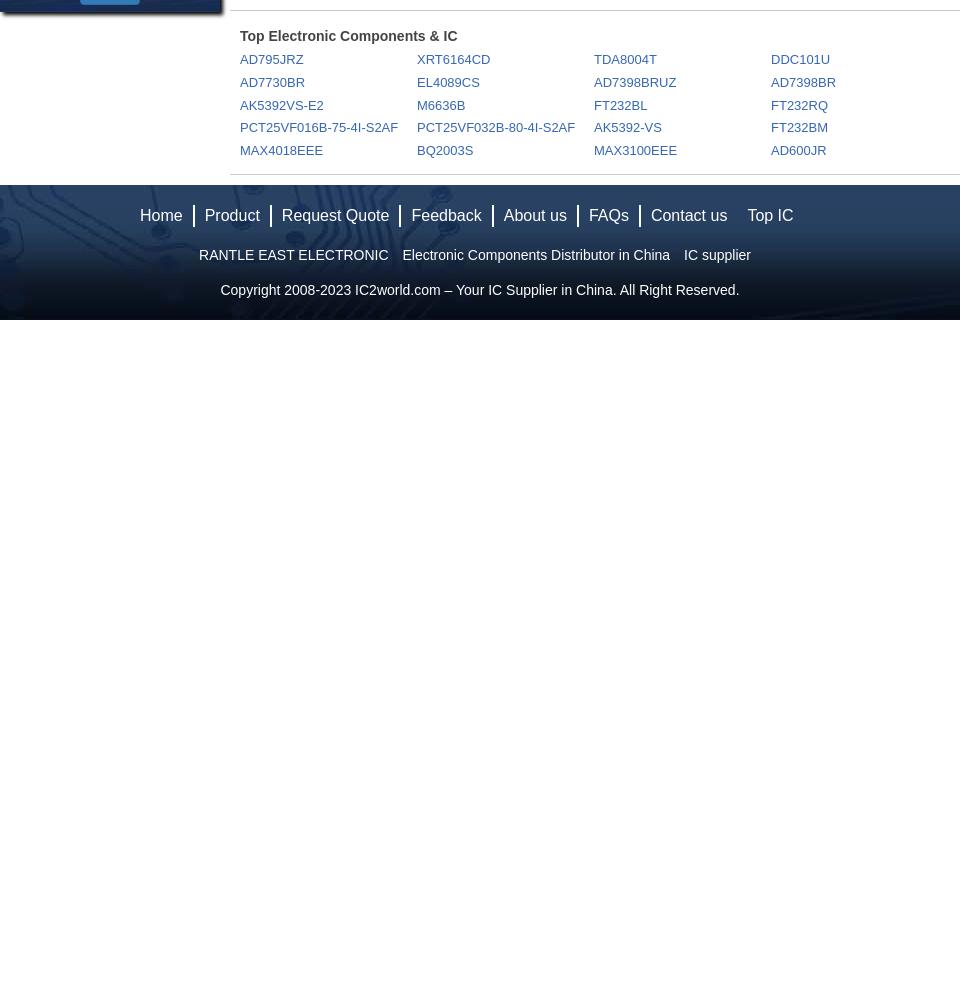  I want to click on 'Top Electronic Components & IC', so click(348, 36).